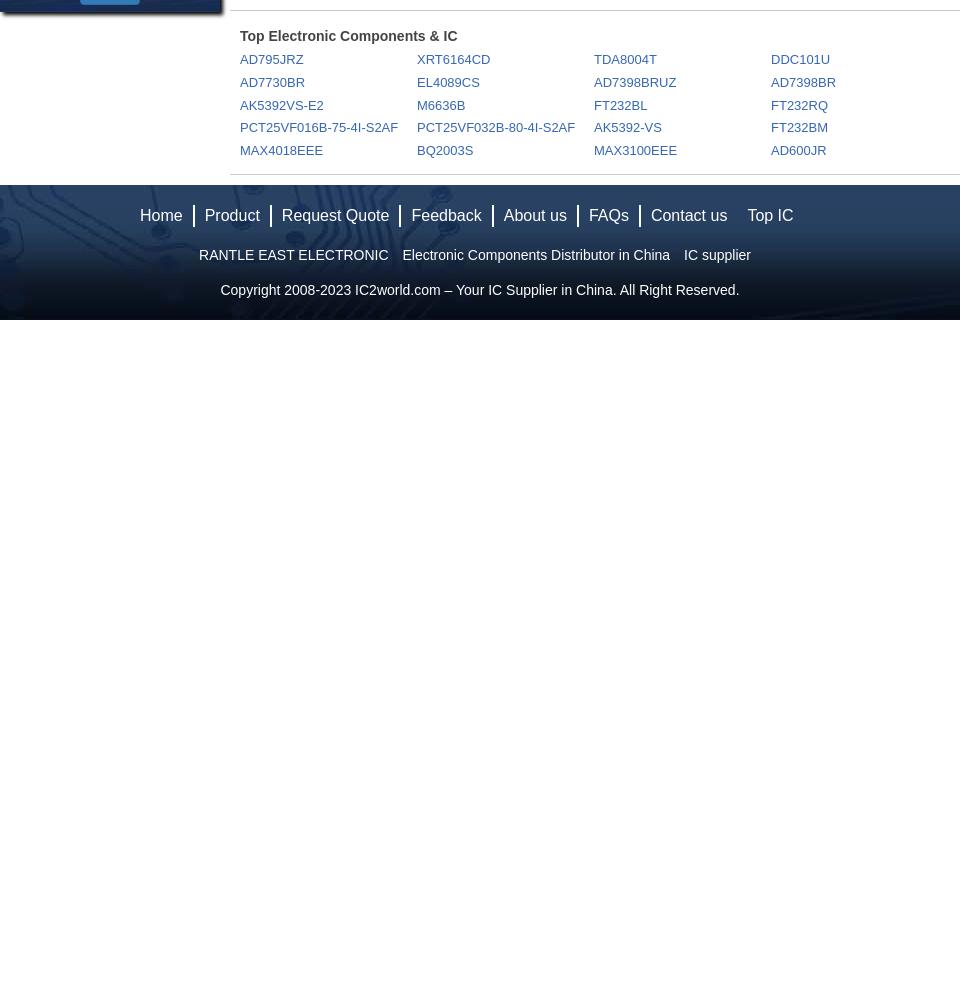  I want to click on 'Top Electronic Components & IC', so click(348, 36).